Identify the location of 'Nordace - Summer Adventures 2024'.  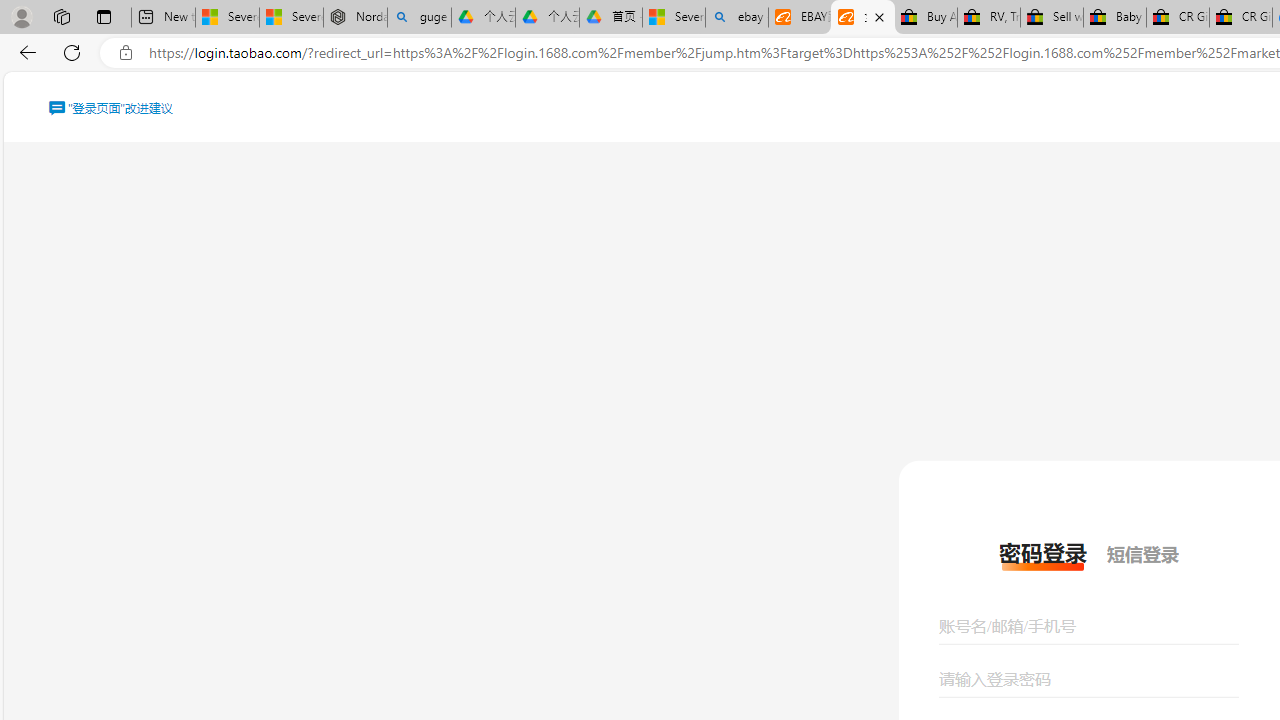
(355, 17).